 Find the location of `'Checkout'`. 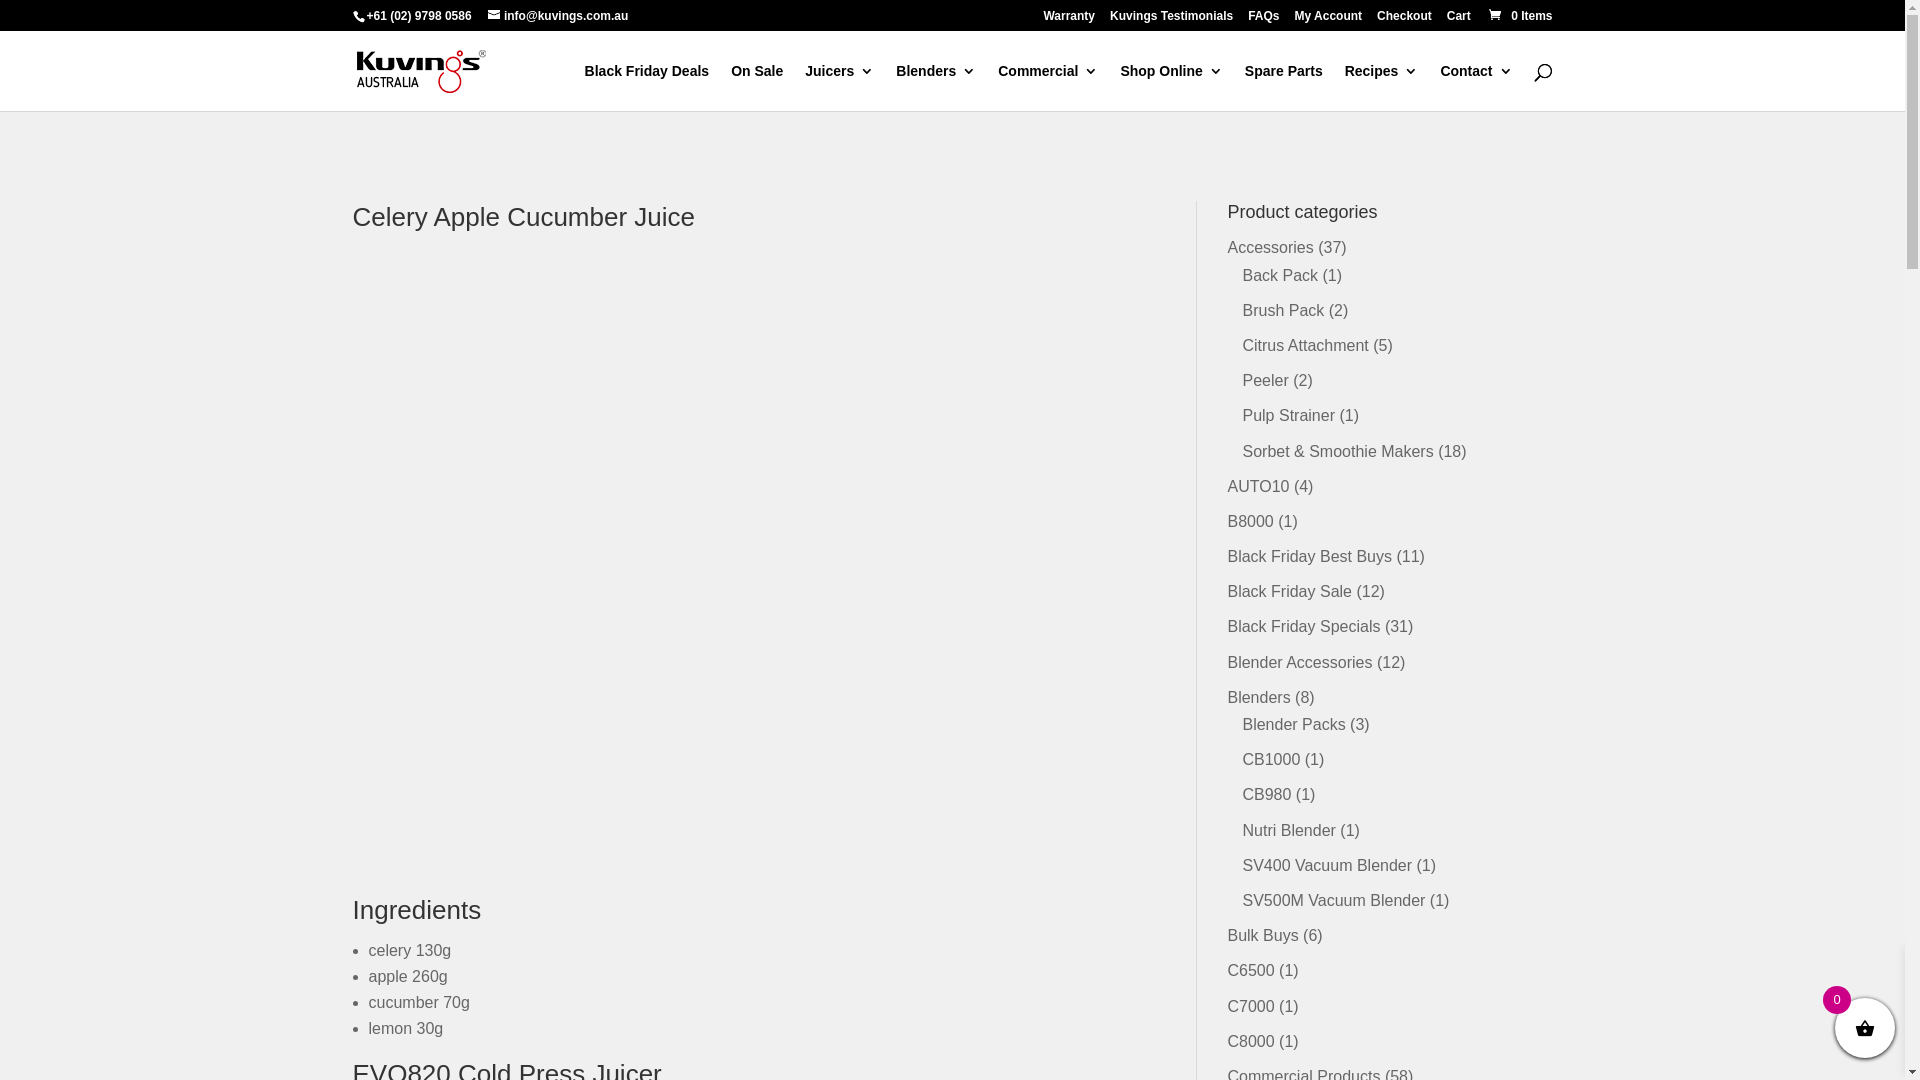

'Checkout' is located at coordinates (1403, 20).